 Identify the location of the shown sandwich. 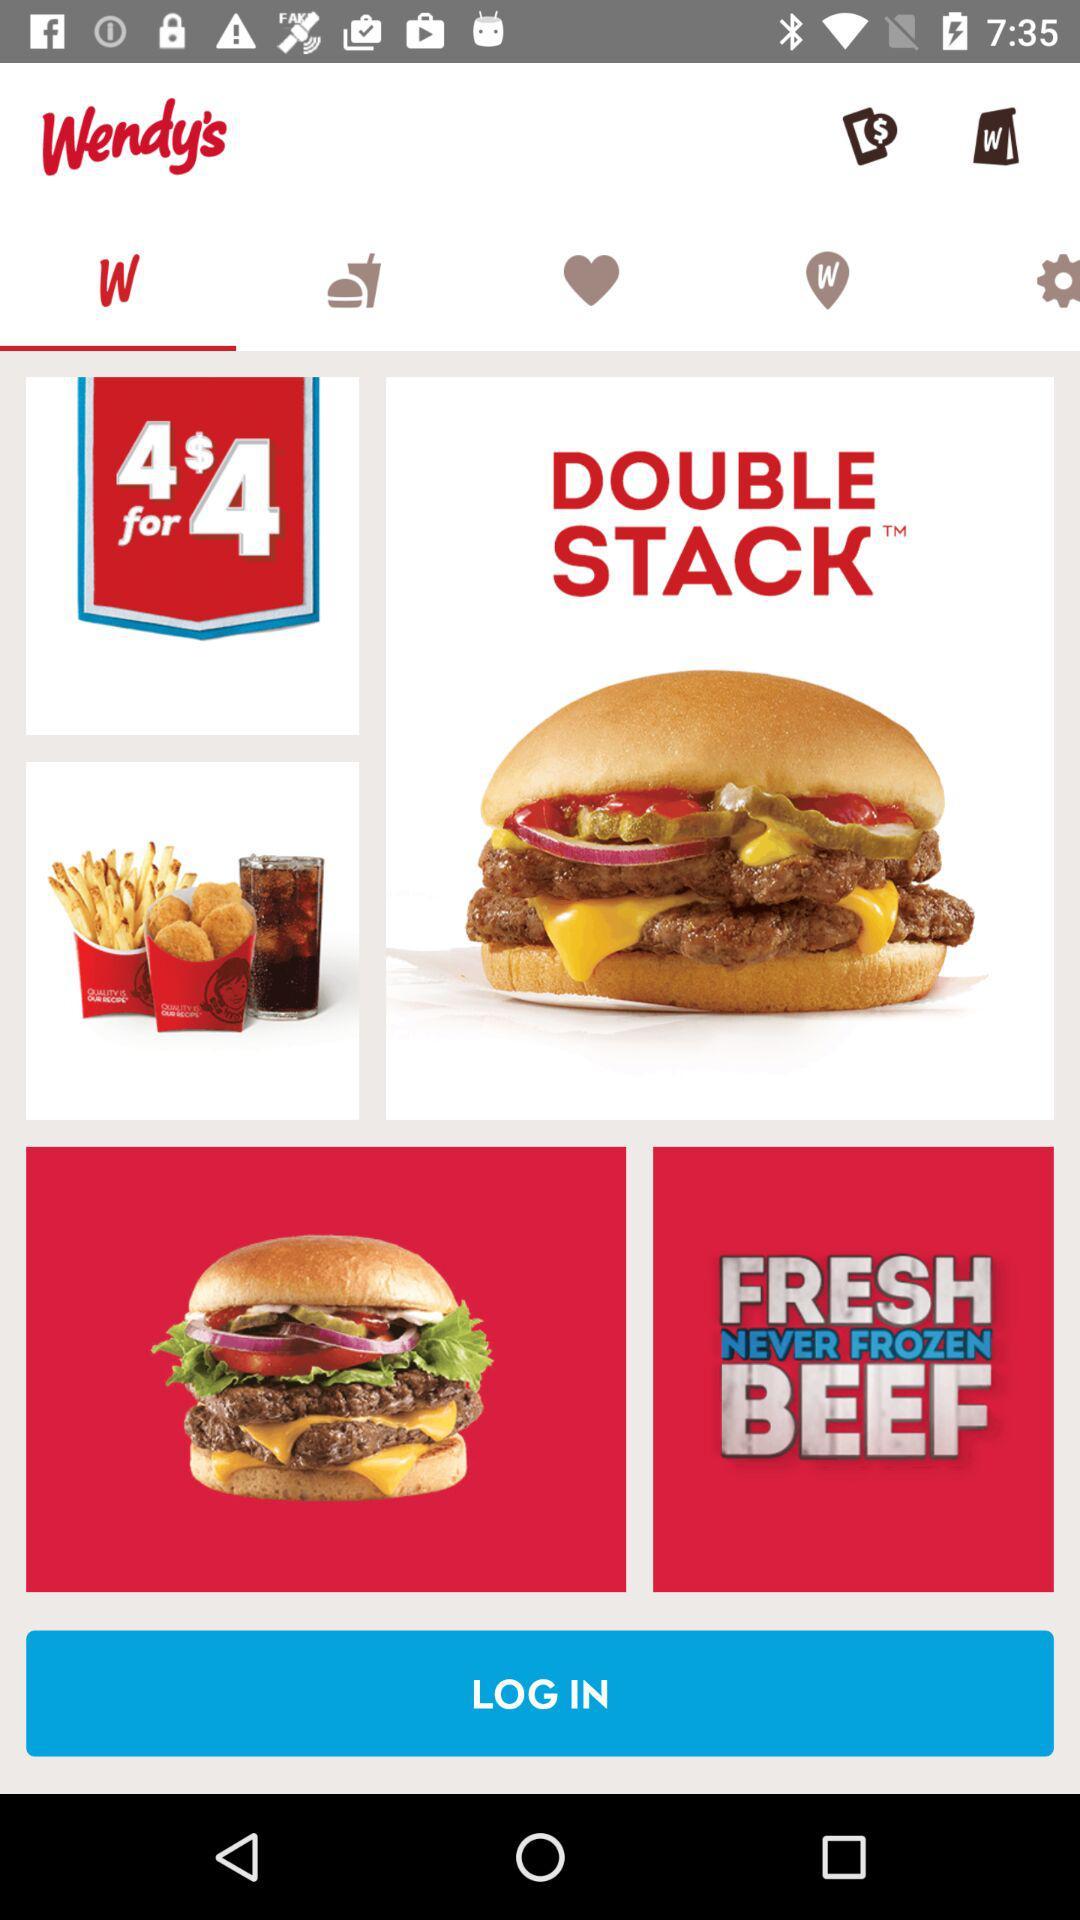
(325, 1368).